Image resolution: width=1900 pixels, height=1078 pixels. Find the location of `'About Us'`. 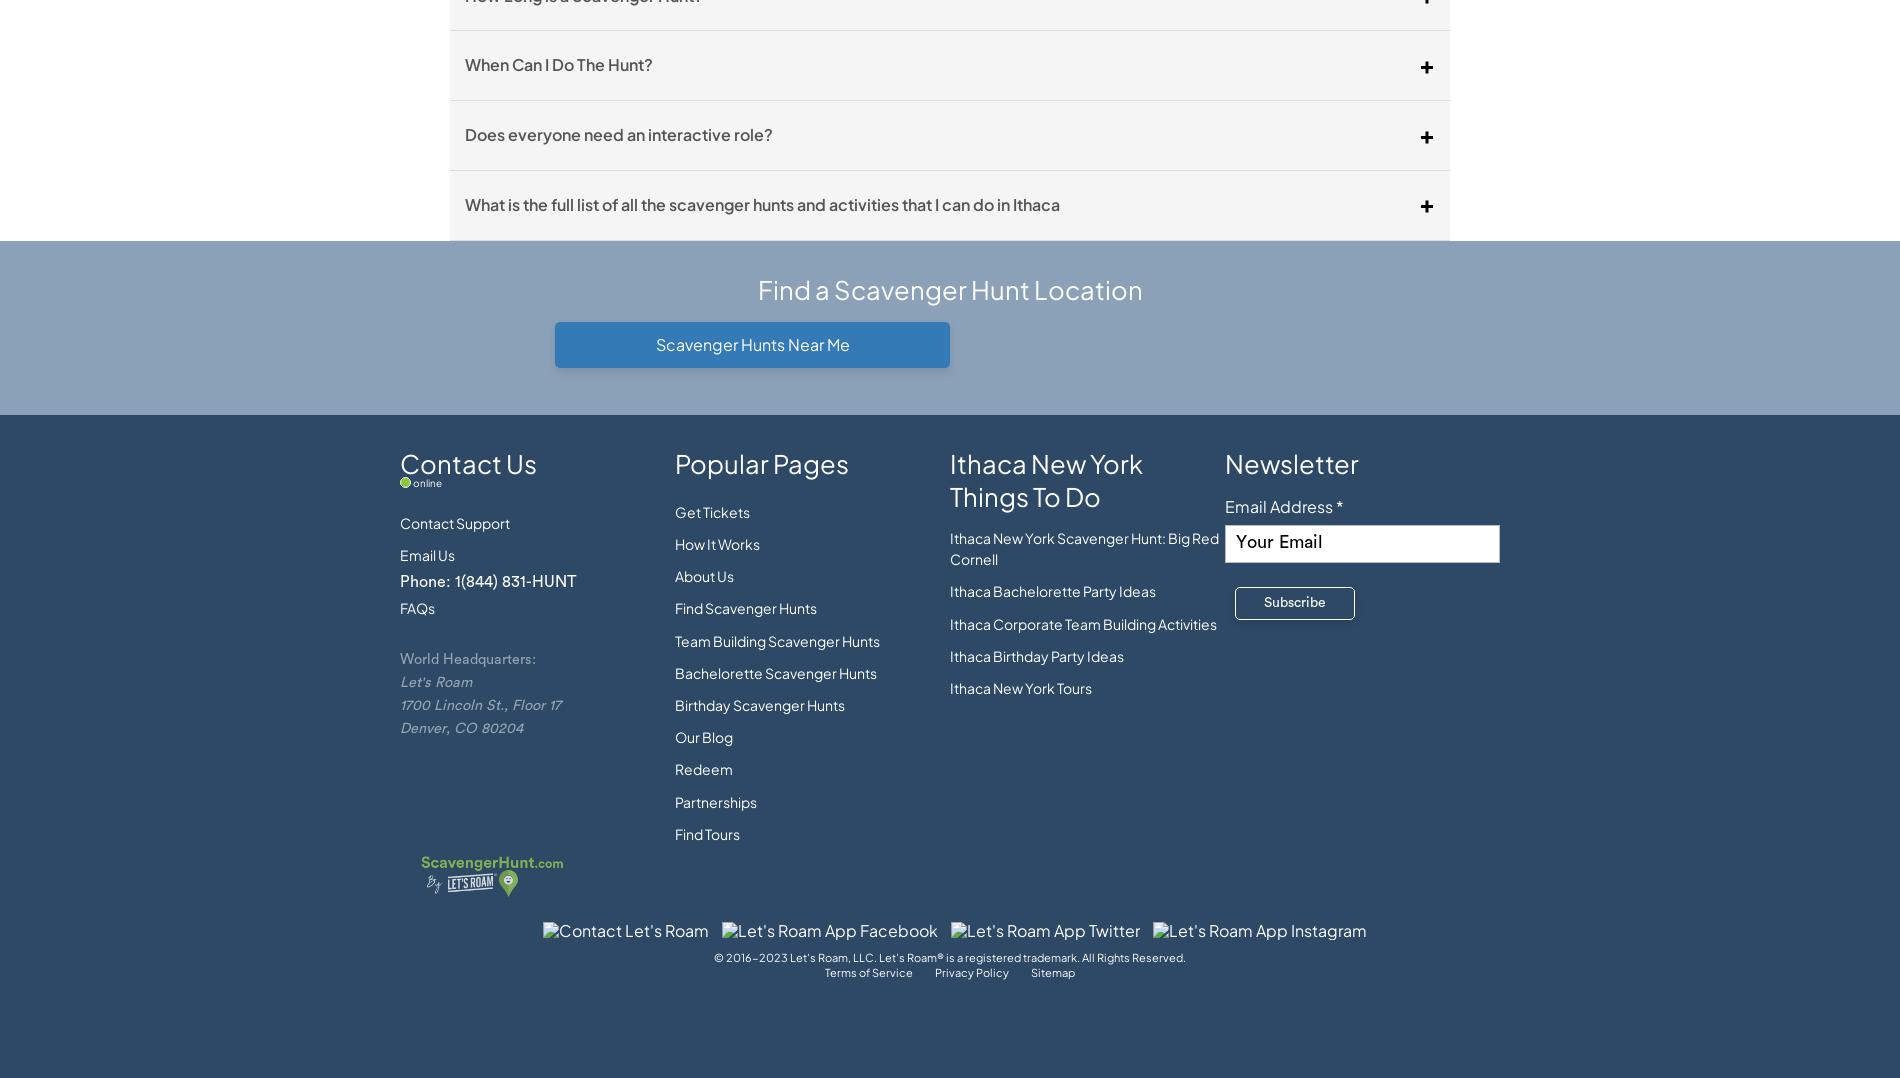

'About Us' is located at coordinates (704, 574).